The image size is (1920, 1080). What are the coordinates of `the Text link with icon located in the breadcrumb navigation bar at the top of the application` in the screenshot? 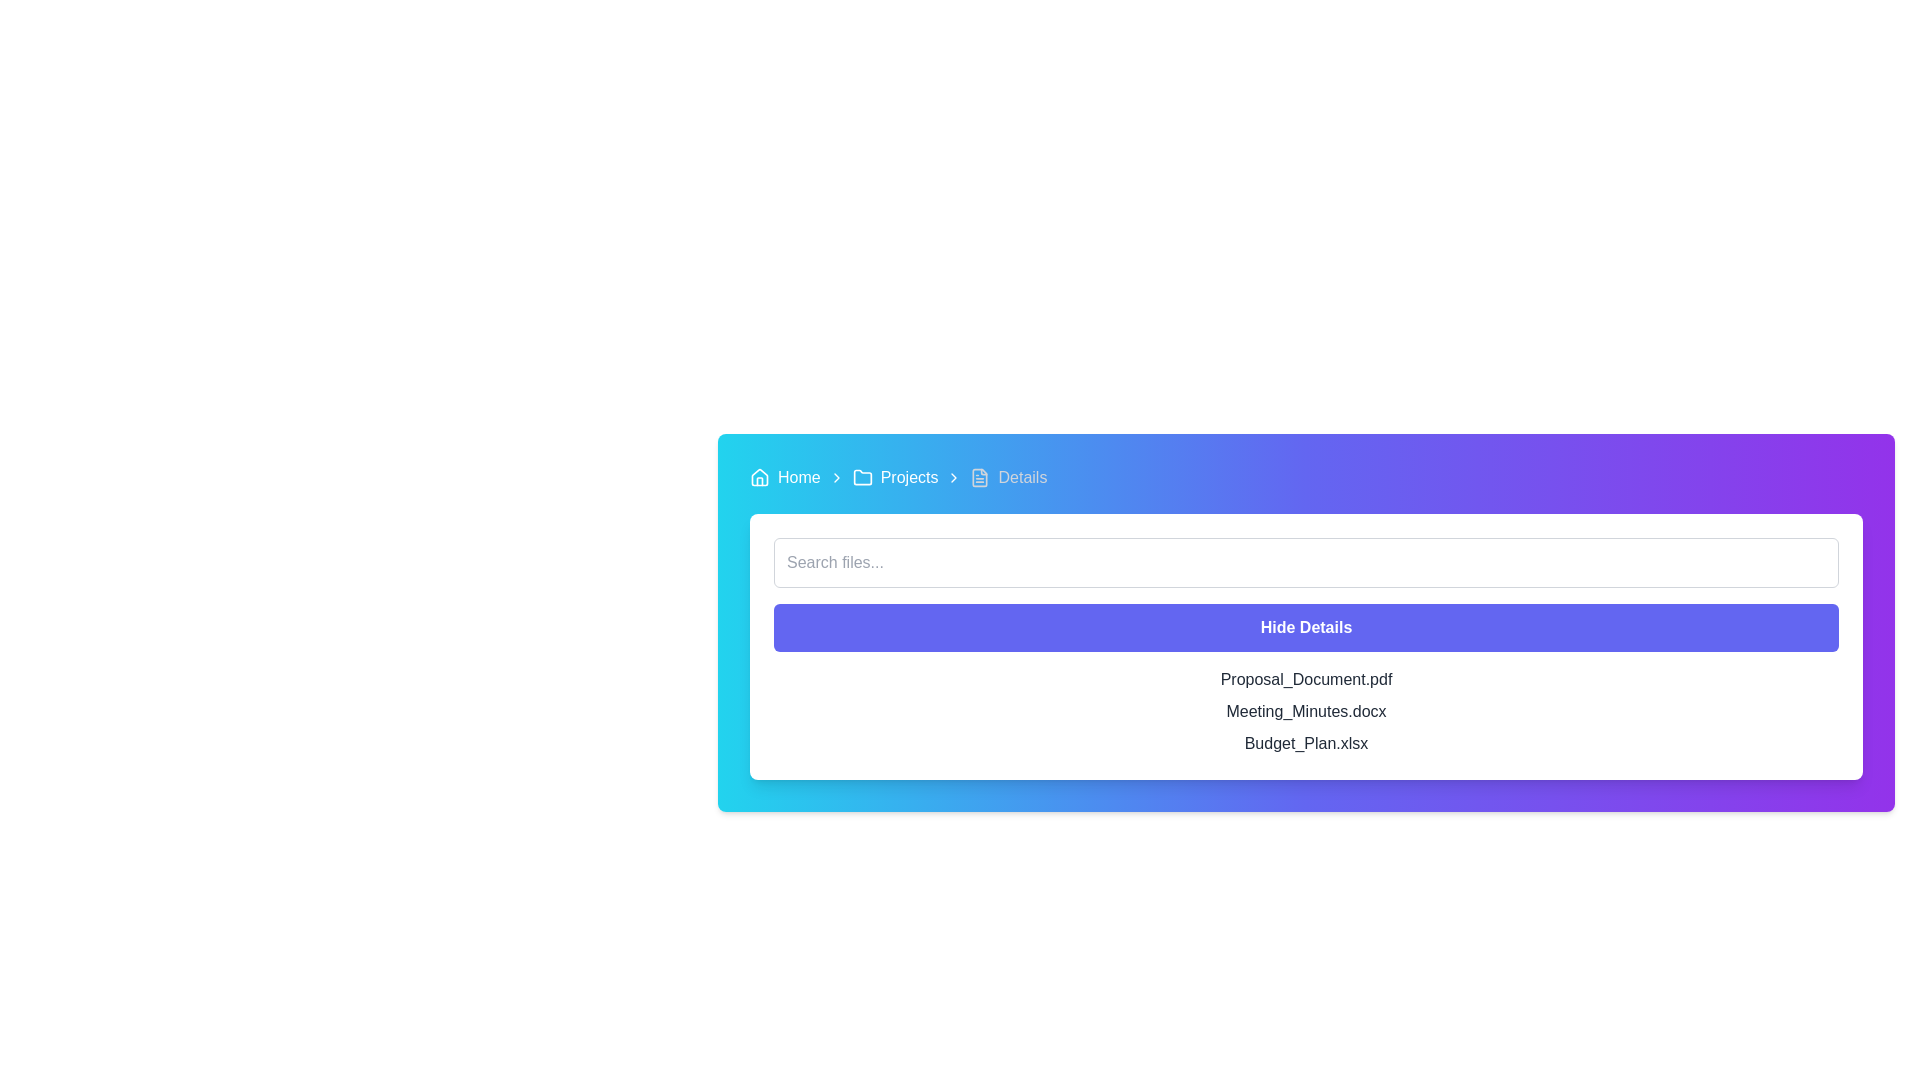 It's located at (784, 478).